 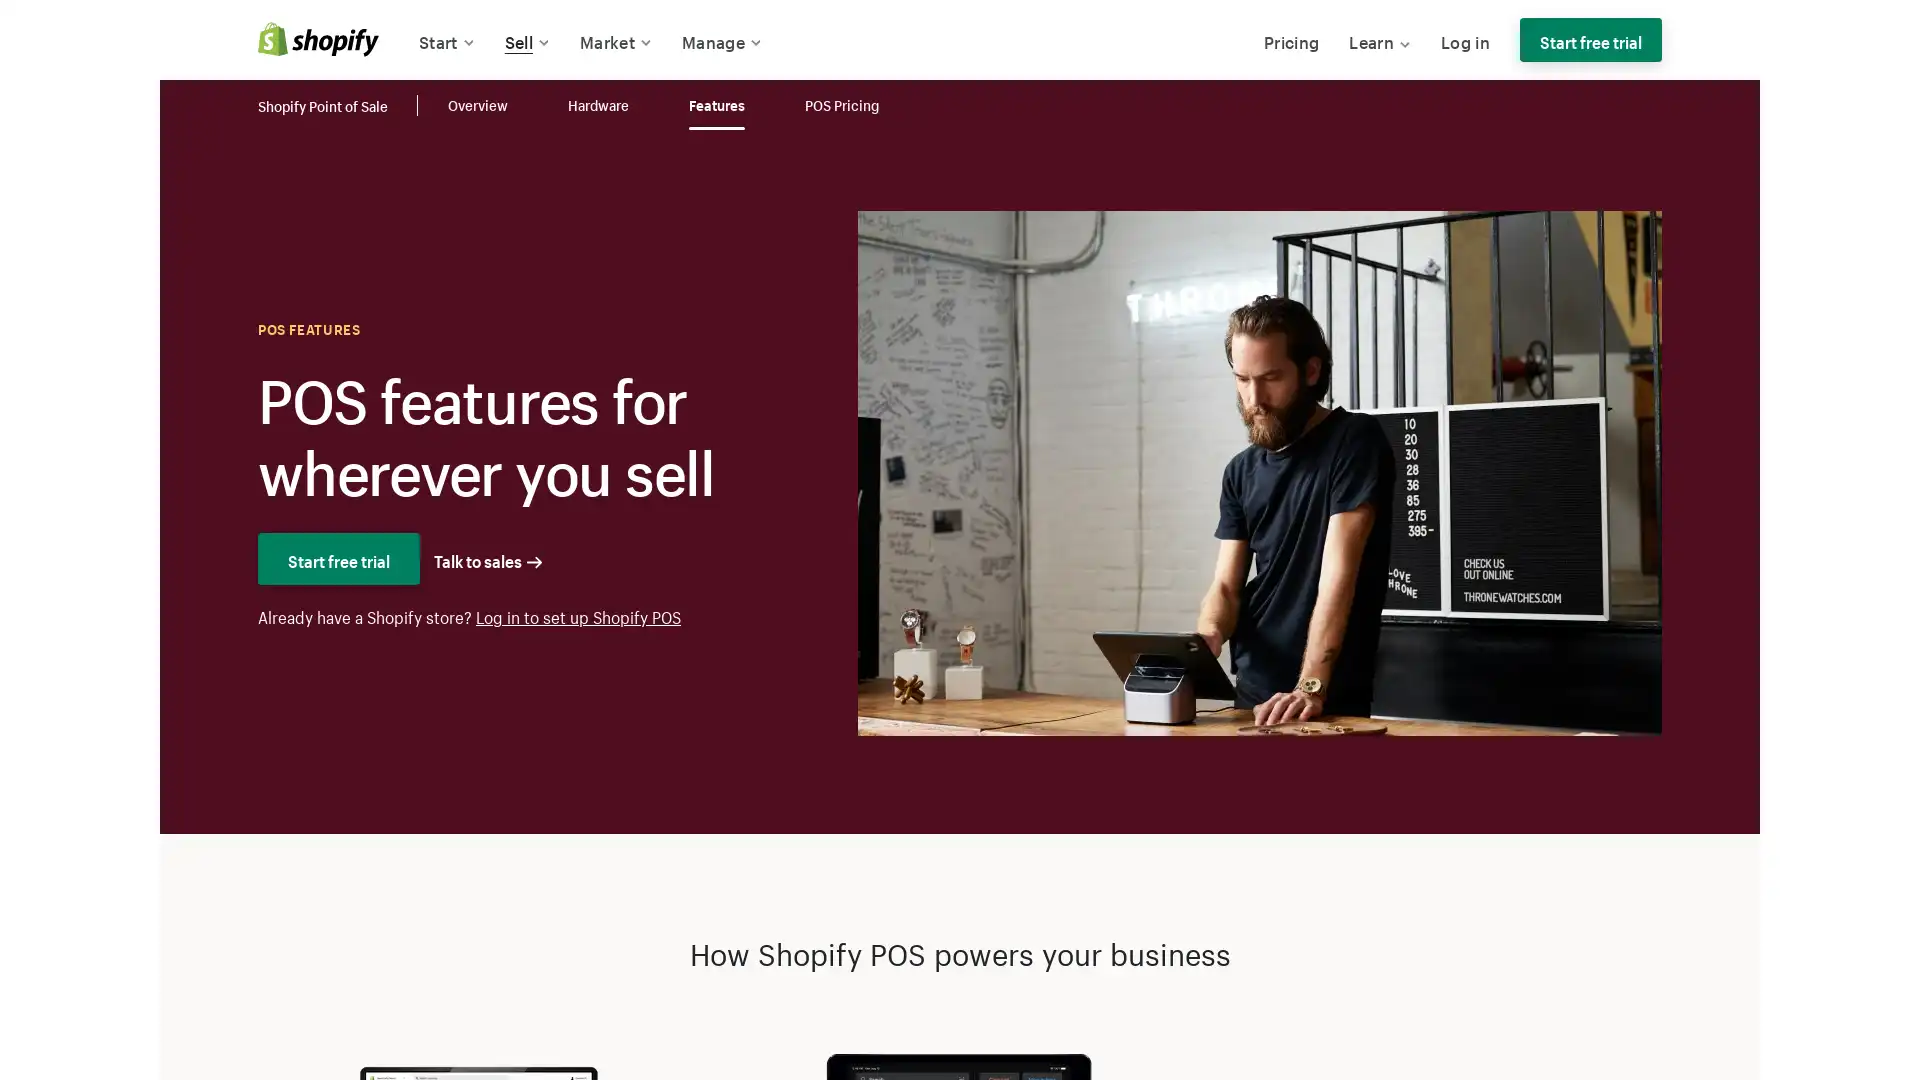 I want to click on Start free trial, so click(x=339, y=559).